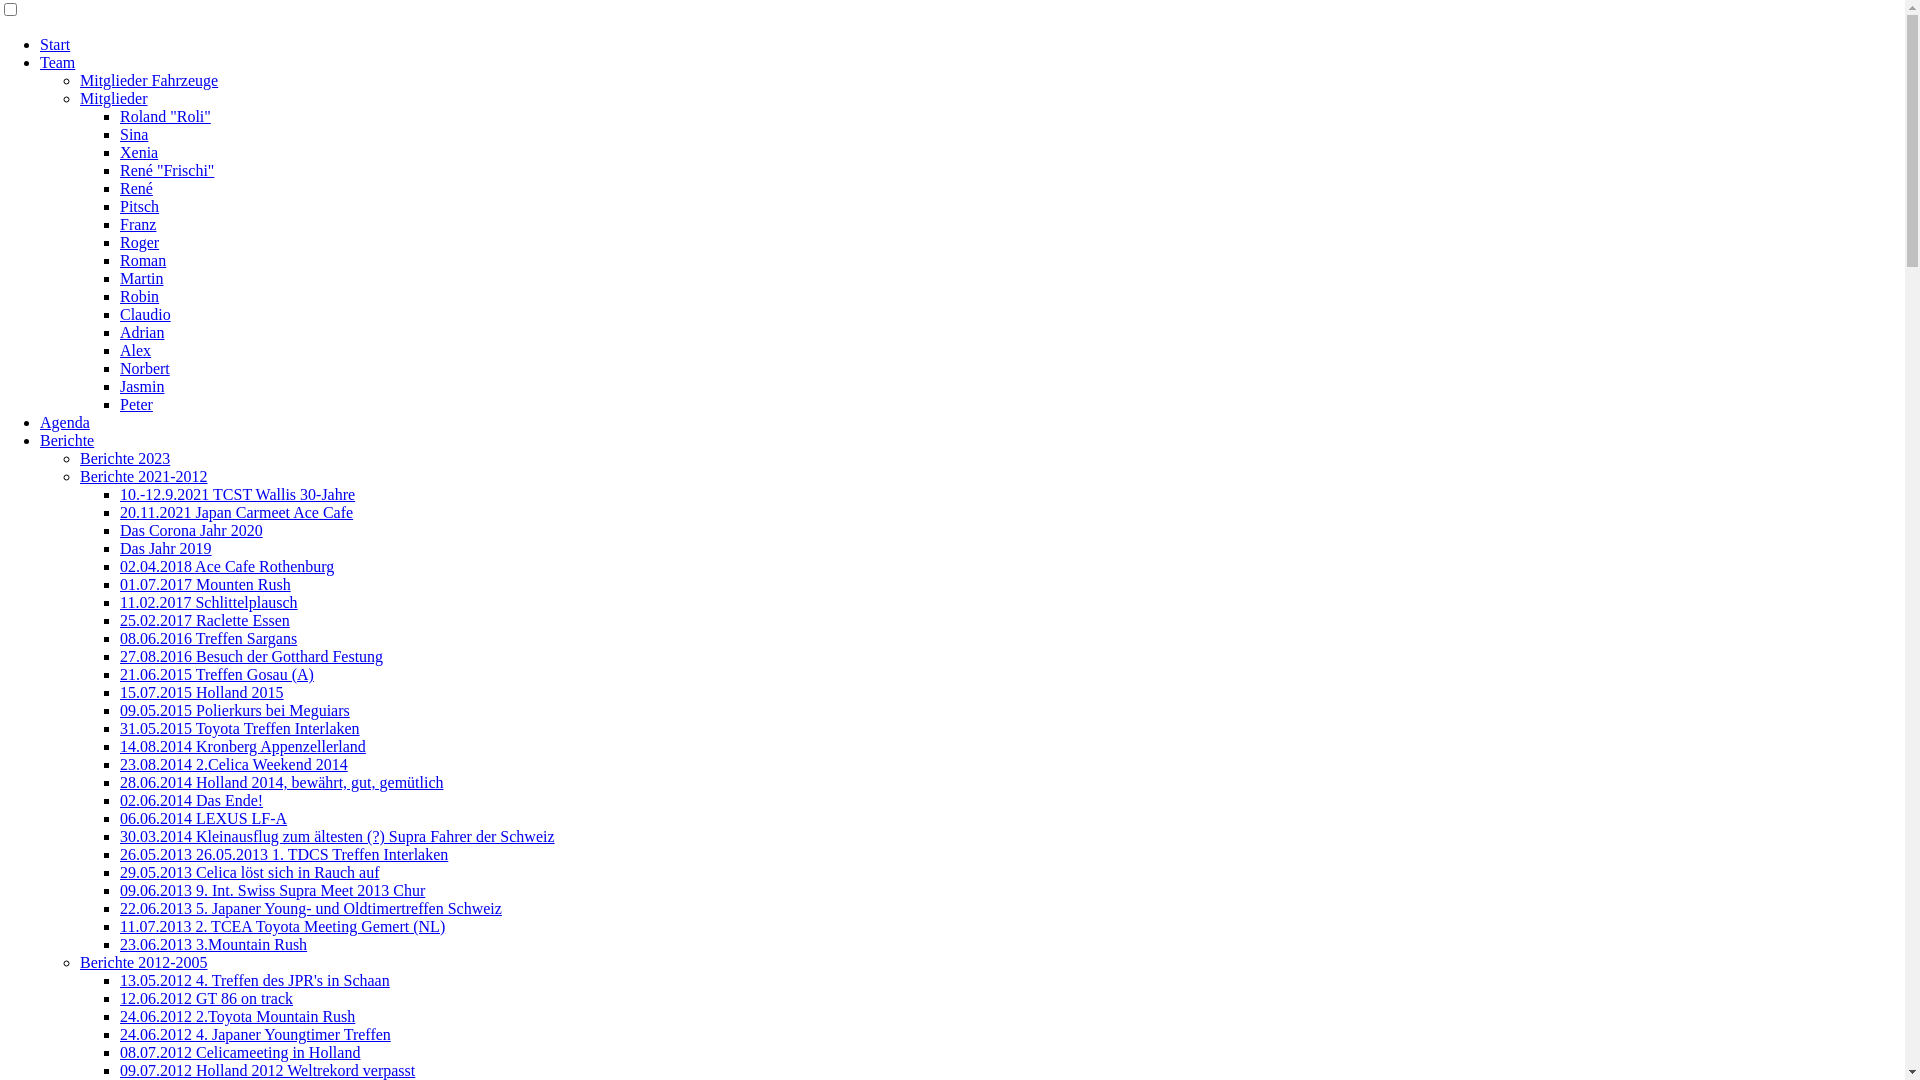  I want to click on 'Martin', so click(141, 278).